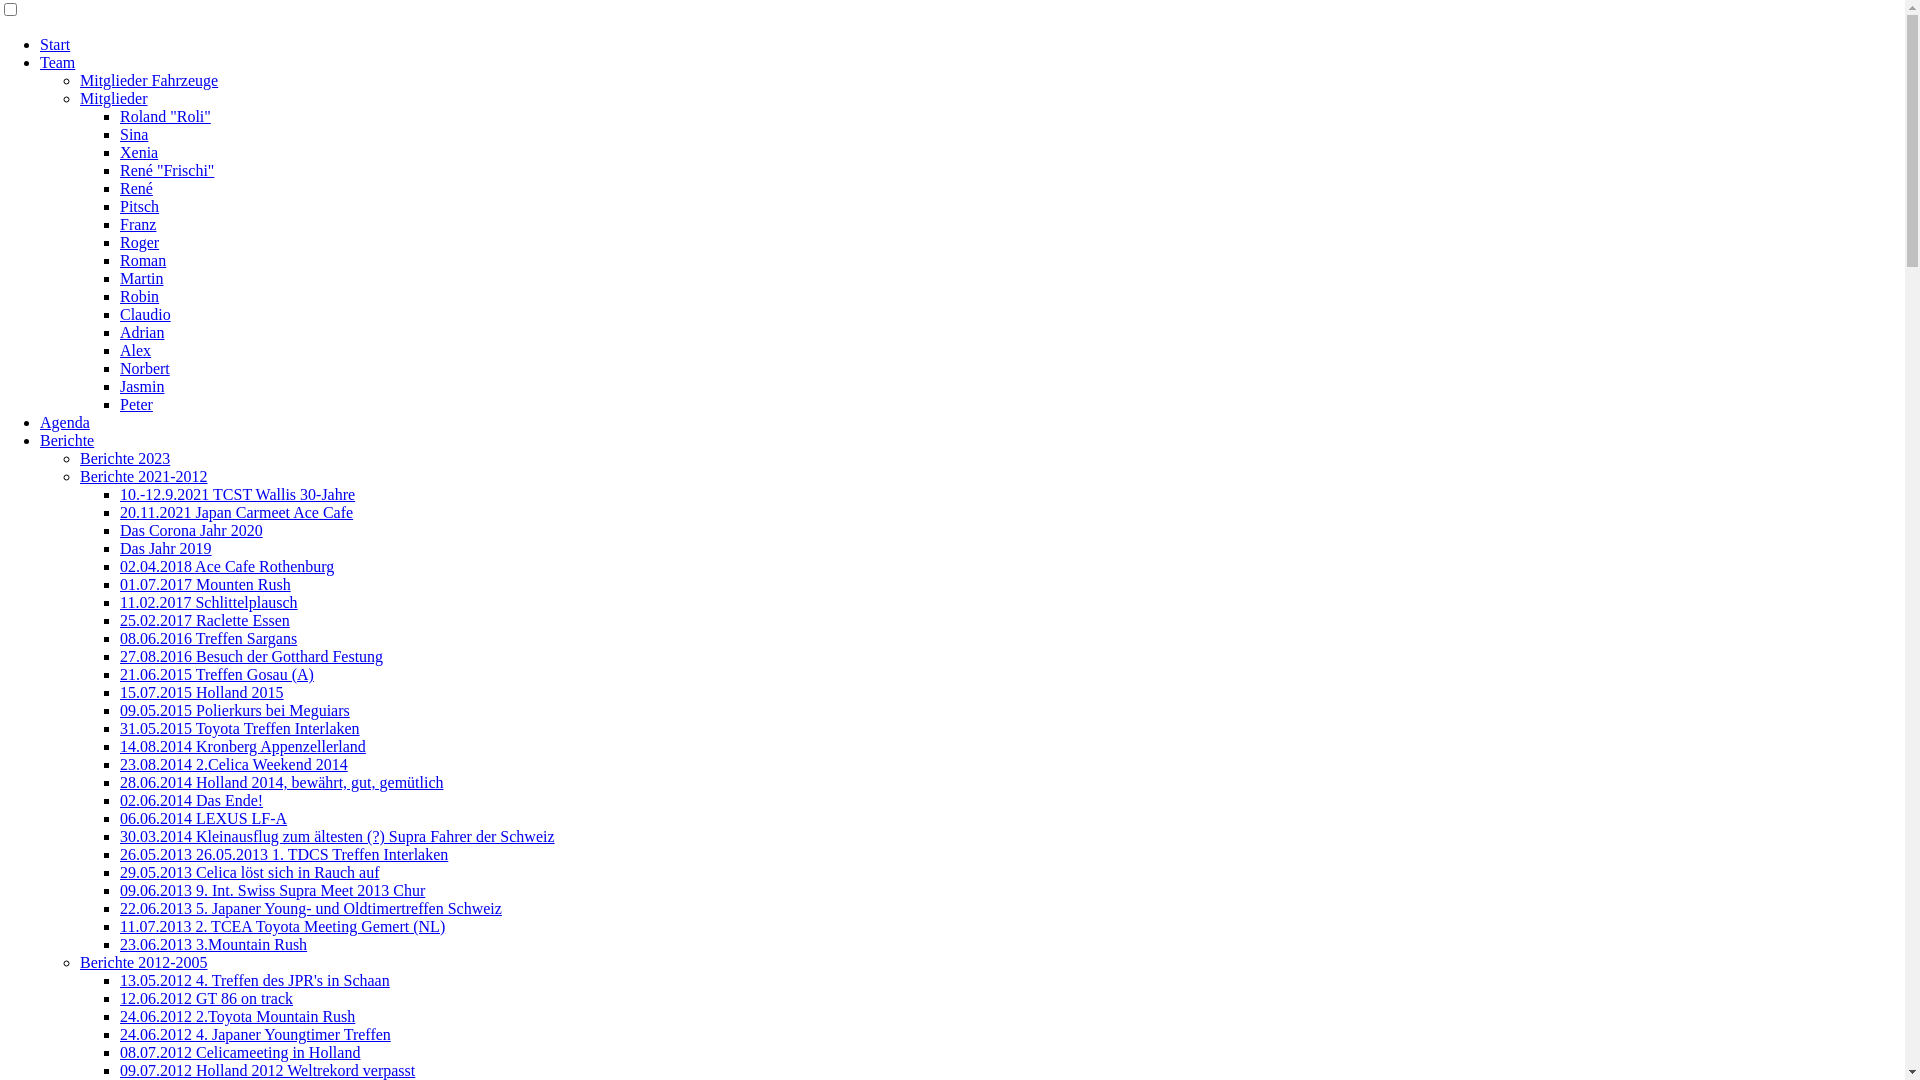  I want to click on 'Martin', so click(141, 278).